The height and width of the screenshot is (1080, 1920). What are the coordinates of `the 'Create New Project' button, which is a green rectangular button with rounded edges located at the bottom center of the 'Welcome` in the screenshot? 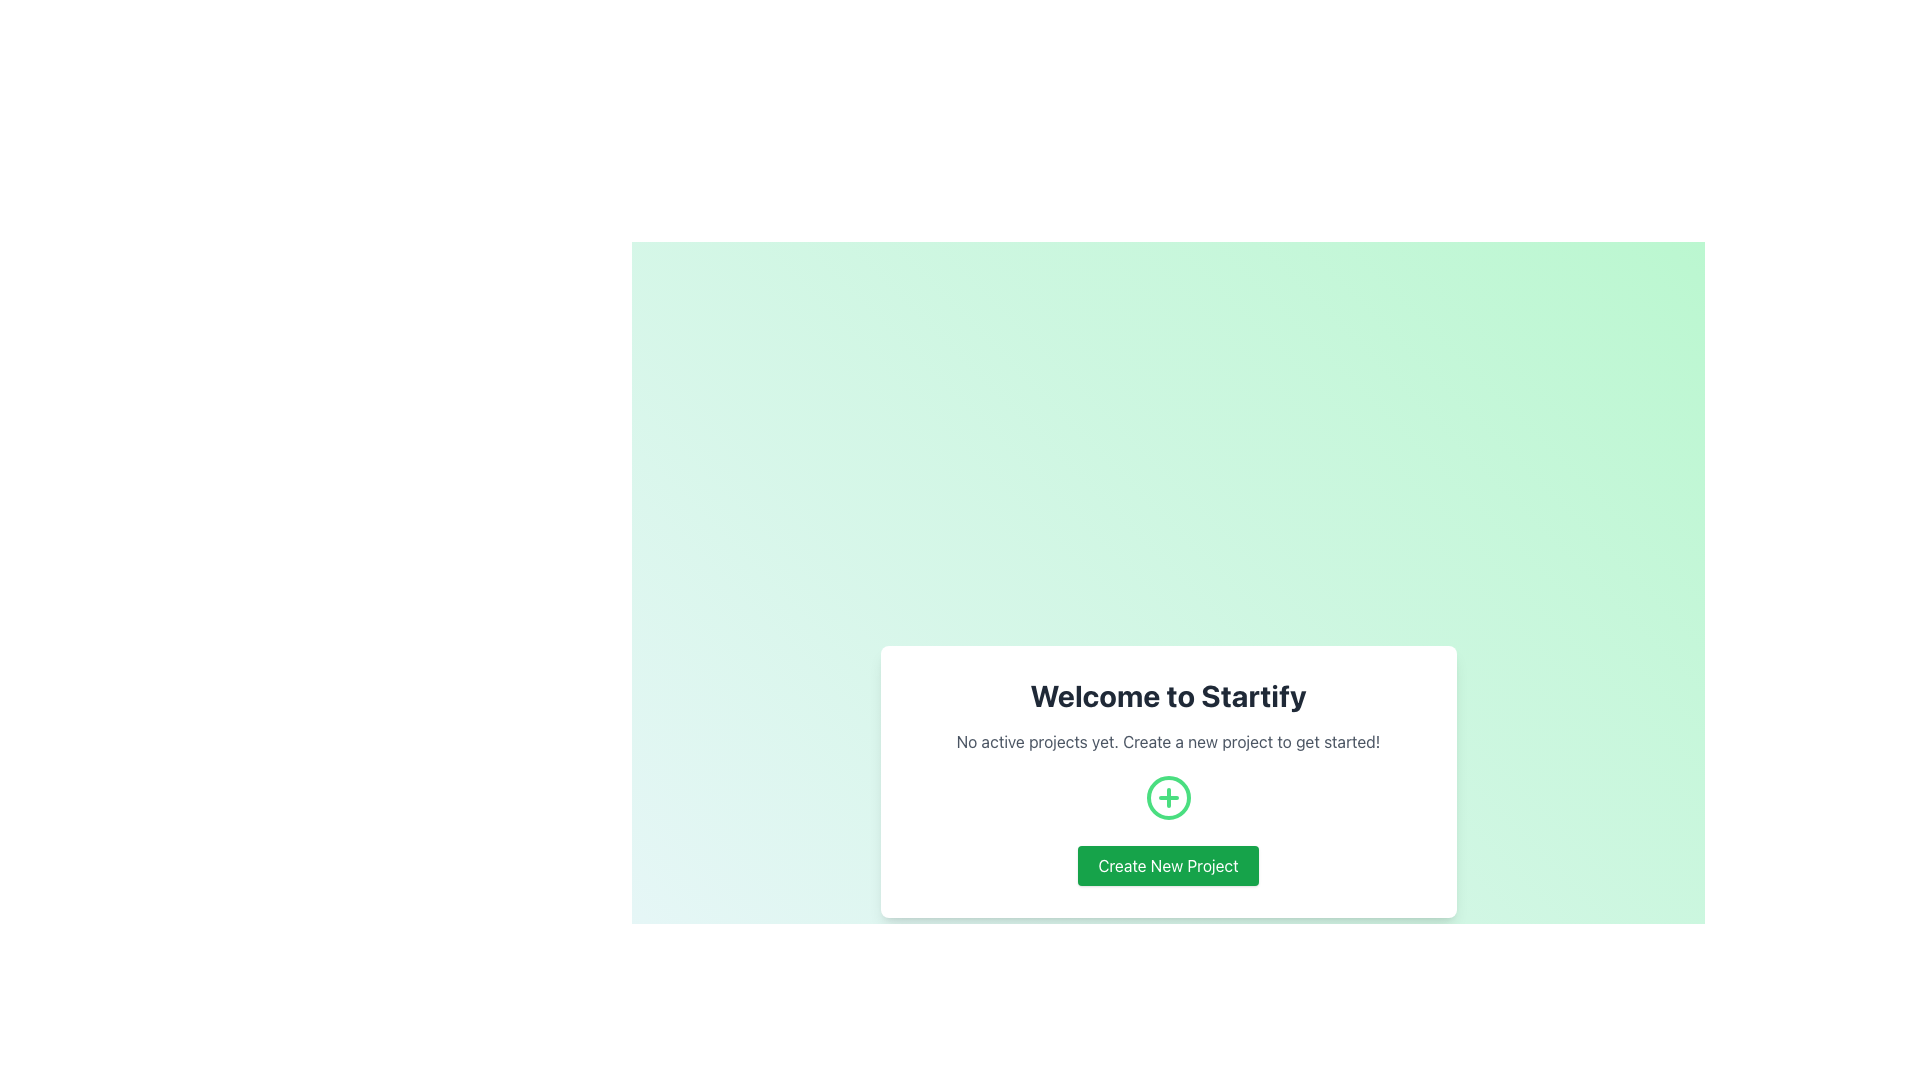 It's located at (1168, 865).